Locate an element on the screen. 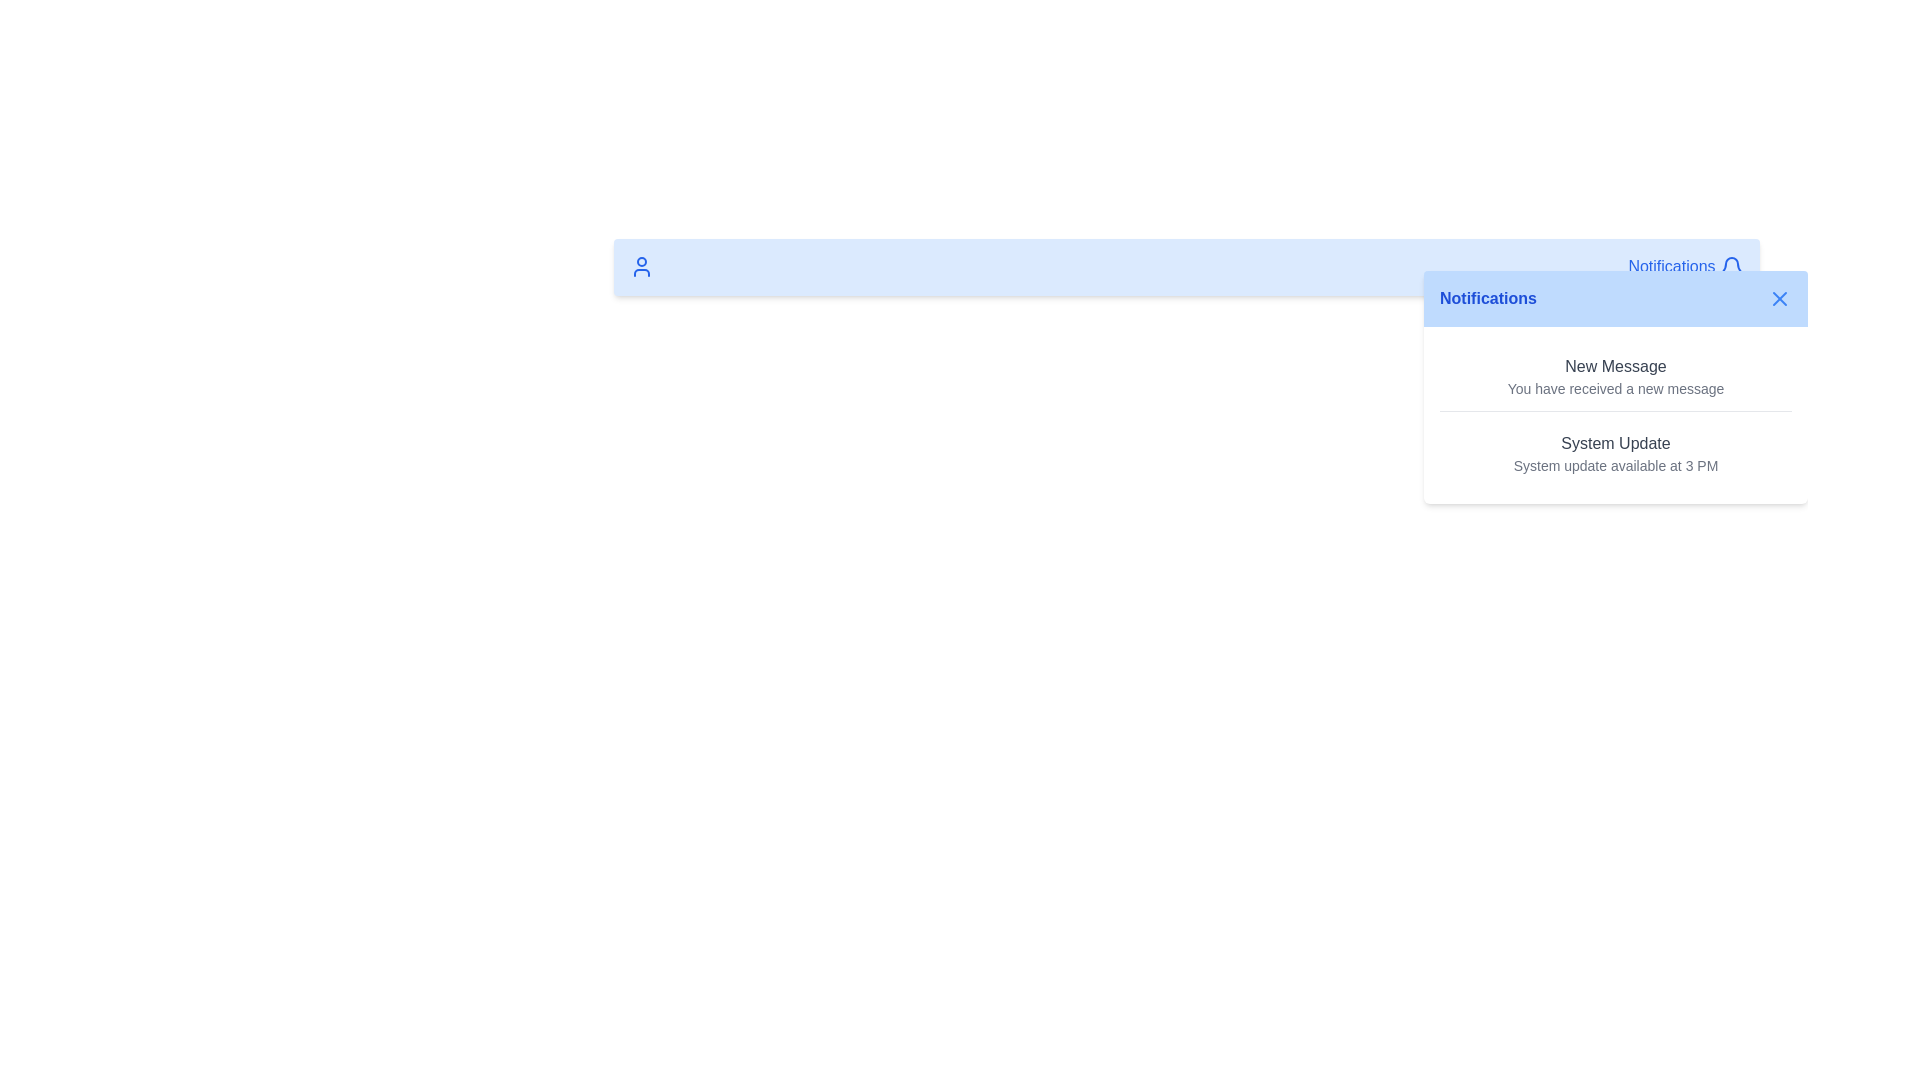 The image size is (1920, 1080). the 'System Update' text label located at the top of the notification item in the notifications panel is located at coordinates (1616, 442).